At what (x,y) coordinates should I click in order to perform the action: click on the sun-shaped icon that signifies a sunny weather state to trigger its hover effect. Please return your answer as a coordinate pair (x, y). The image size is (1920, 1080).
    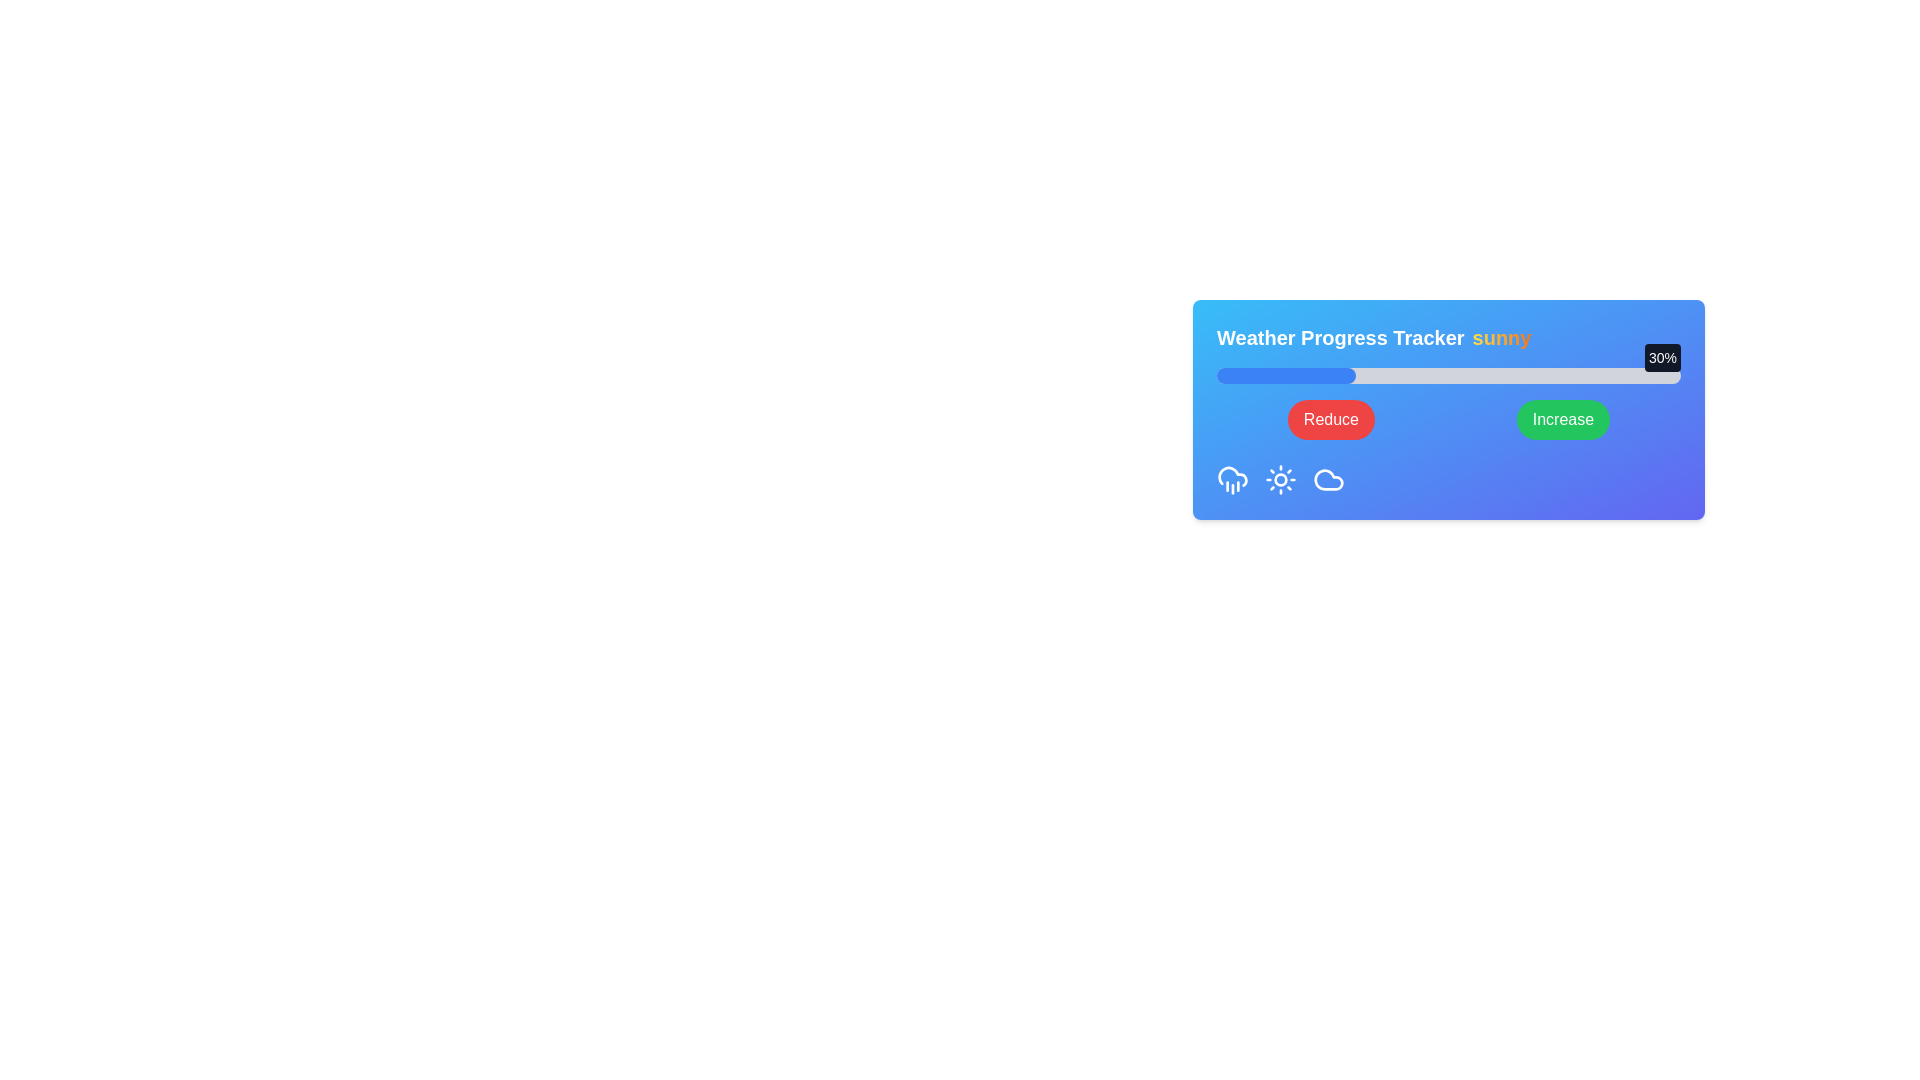
    Looking at the image, I should click on (1281, 479).